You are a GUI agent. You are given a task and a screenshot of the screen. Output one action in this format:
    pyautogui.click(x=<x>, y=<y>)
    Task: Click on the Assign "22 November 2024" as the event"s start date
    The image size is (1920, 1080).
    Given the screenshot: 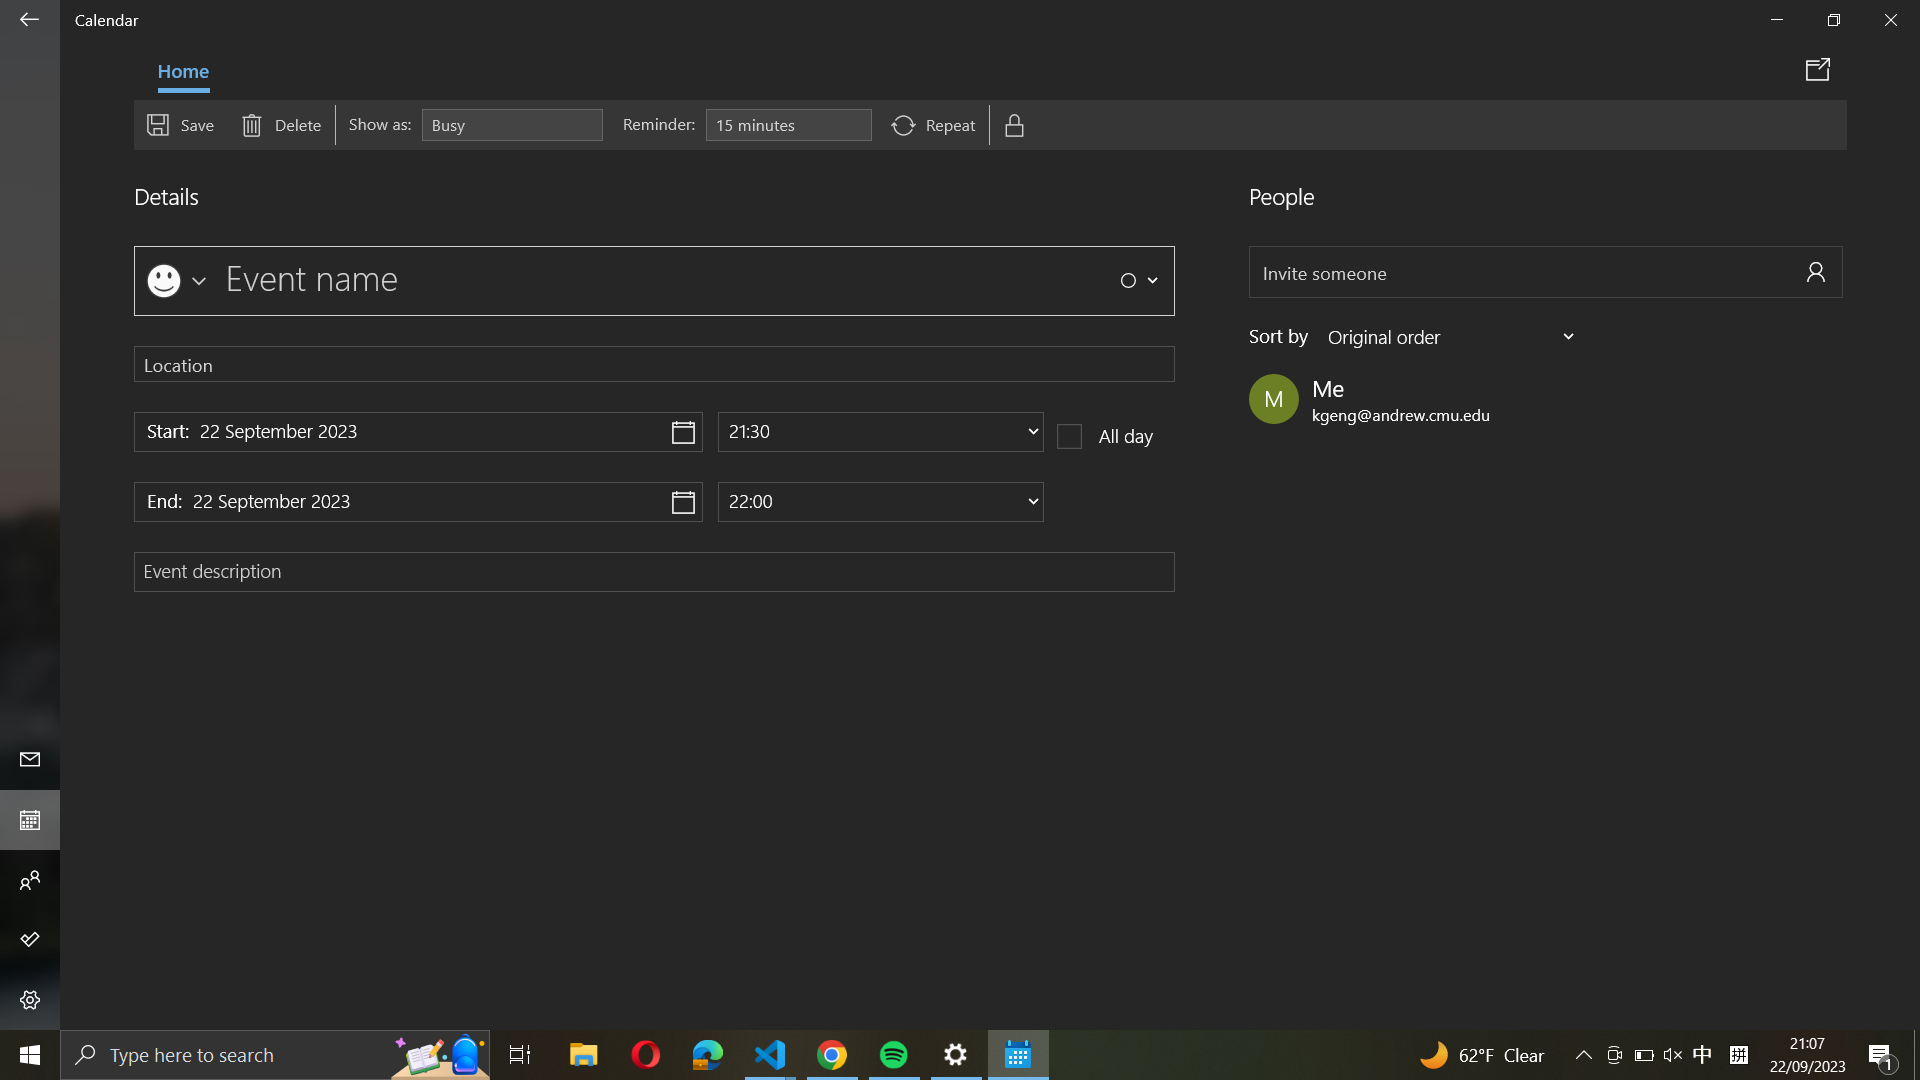 What is the action you would take?
    pyautogui.click(x=417, y=431)
    